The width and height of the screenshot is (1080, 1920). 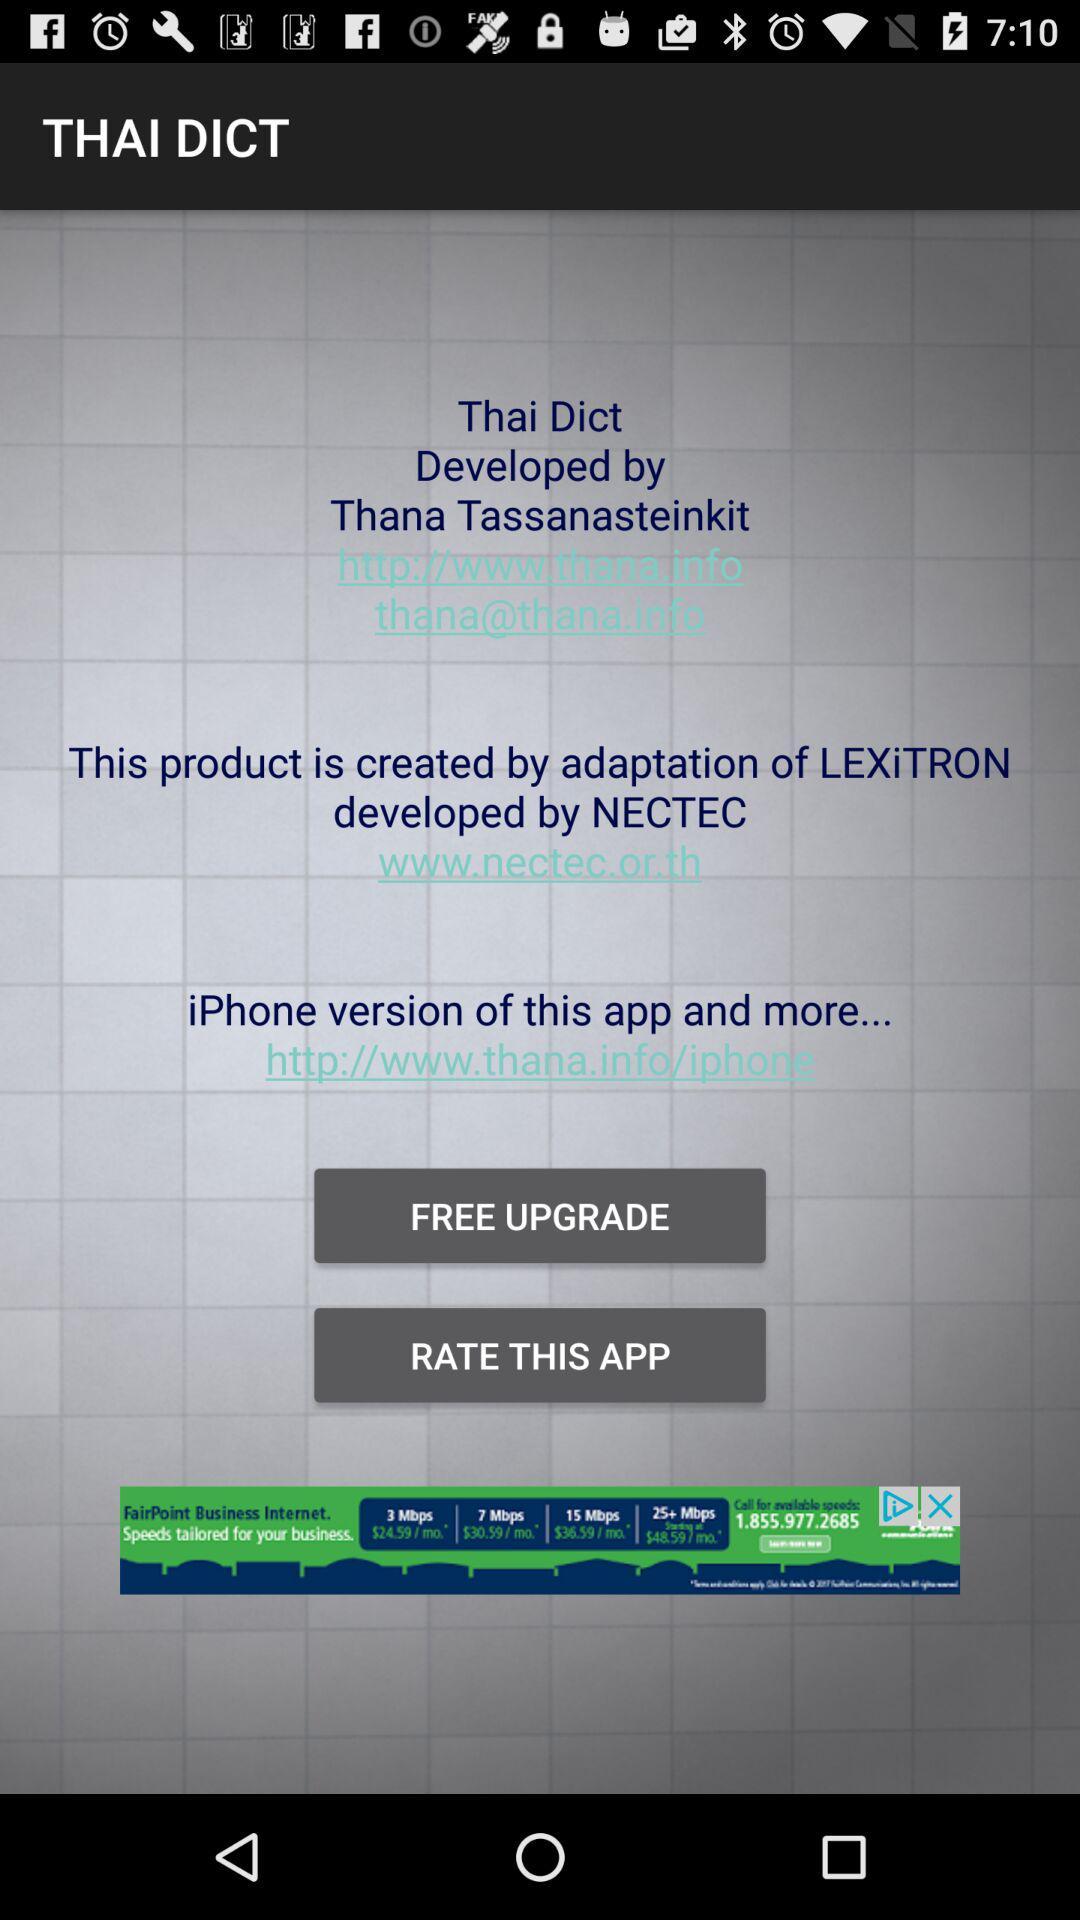 What do you see at coordinates (540, 1551) in the screenshot?
I see `advertisement` at bounding box center [540, 1551].